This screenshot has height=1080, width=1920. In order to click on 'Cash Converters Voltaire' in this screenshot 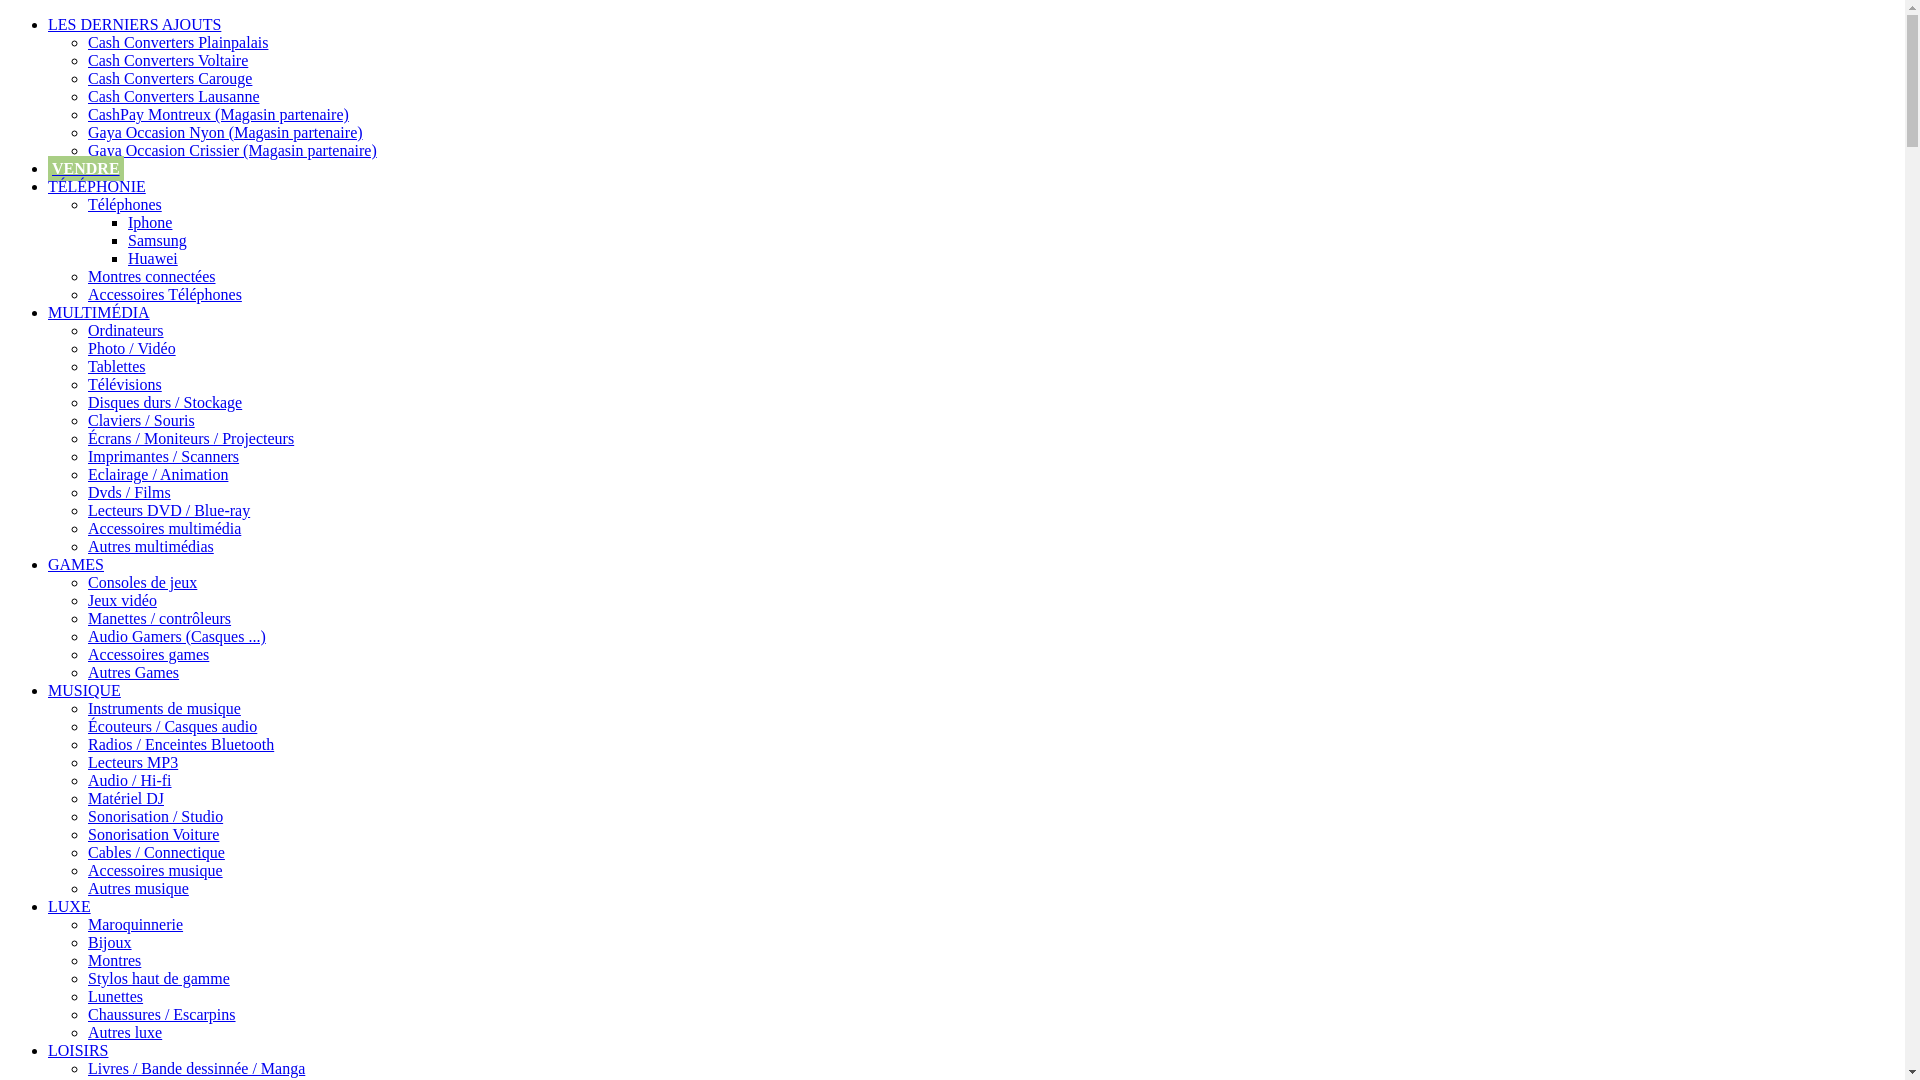, I will do `click(168, 59)`.